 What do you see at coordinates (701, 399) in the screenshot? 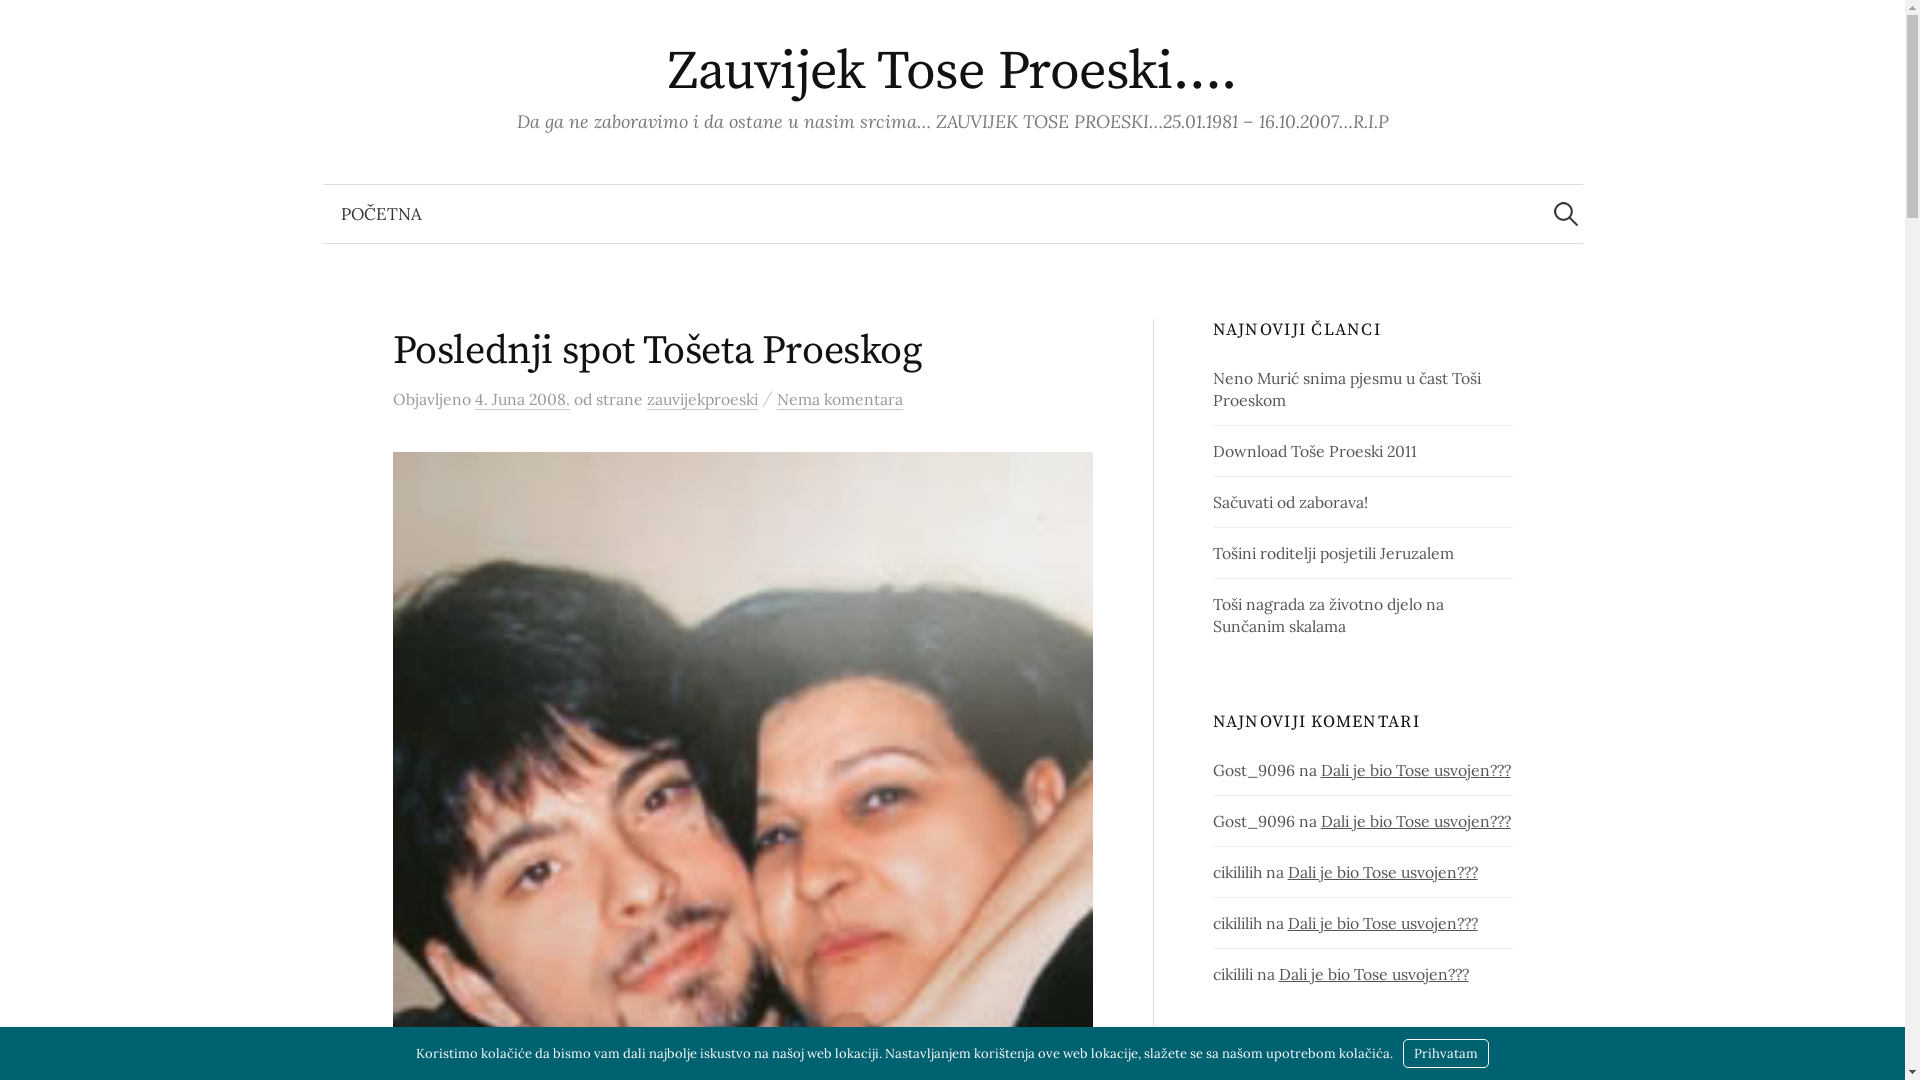
I see `'zauvijekproeski'` at bounding box center [701, 399].